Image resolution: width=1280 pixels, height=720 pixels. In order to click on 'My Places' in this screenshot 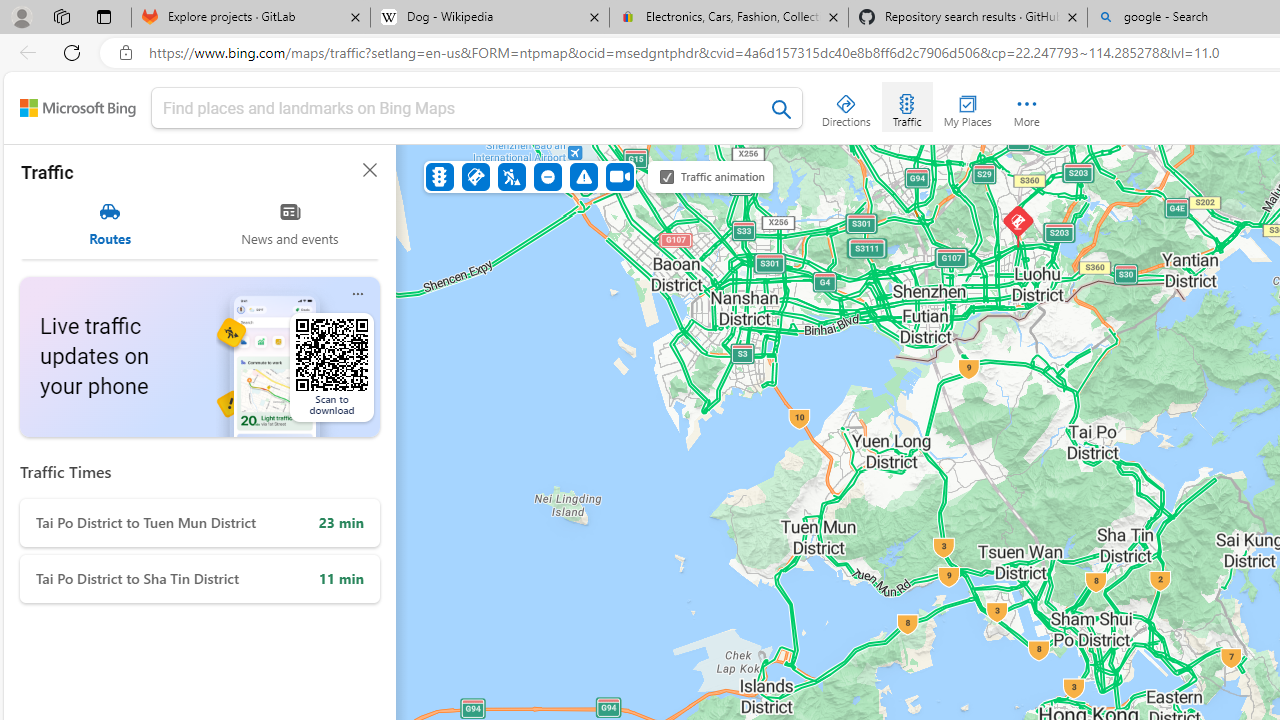, I will do `click(967, 106)`.